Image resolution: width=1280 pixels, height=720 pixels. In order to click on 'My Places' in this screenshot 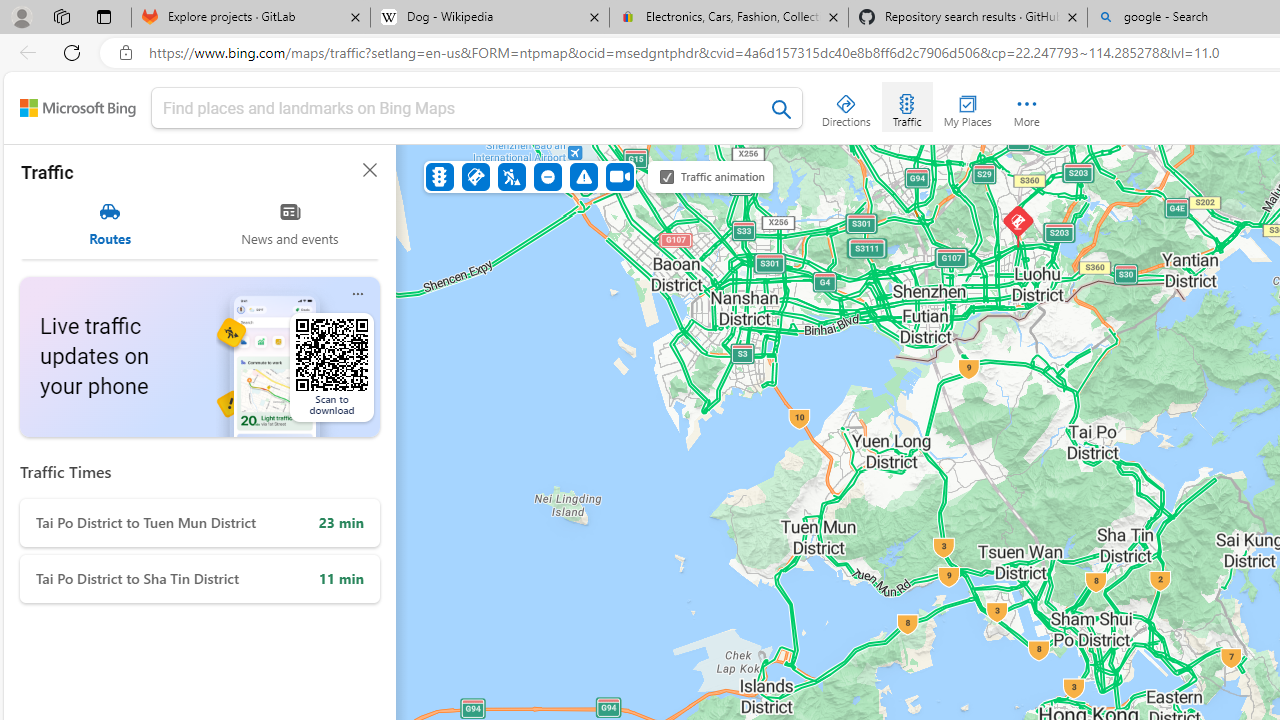, I will do `click(967, 106)`.